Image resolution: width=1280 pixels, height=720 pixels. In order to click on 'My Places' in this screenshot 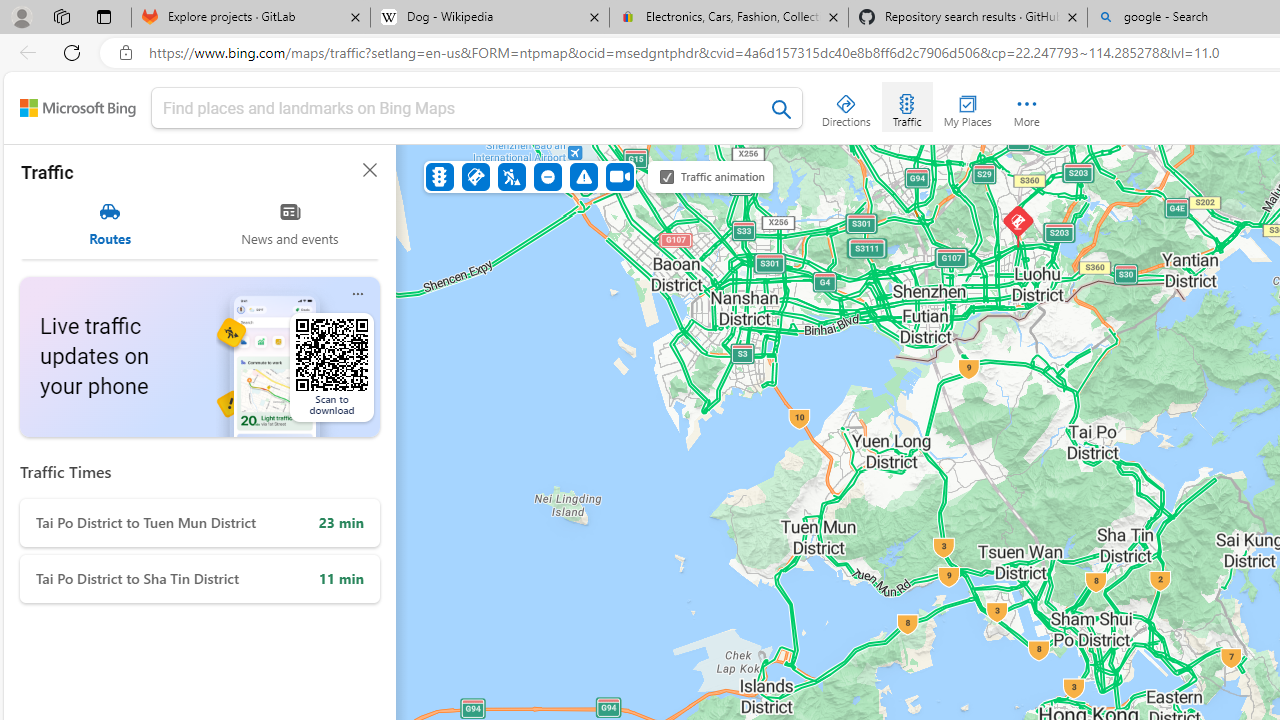, I will do `click(967, 106)`.